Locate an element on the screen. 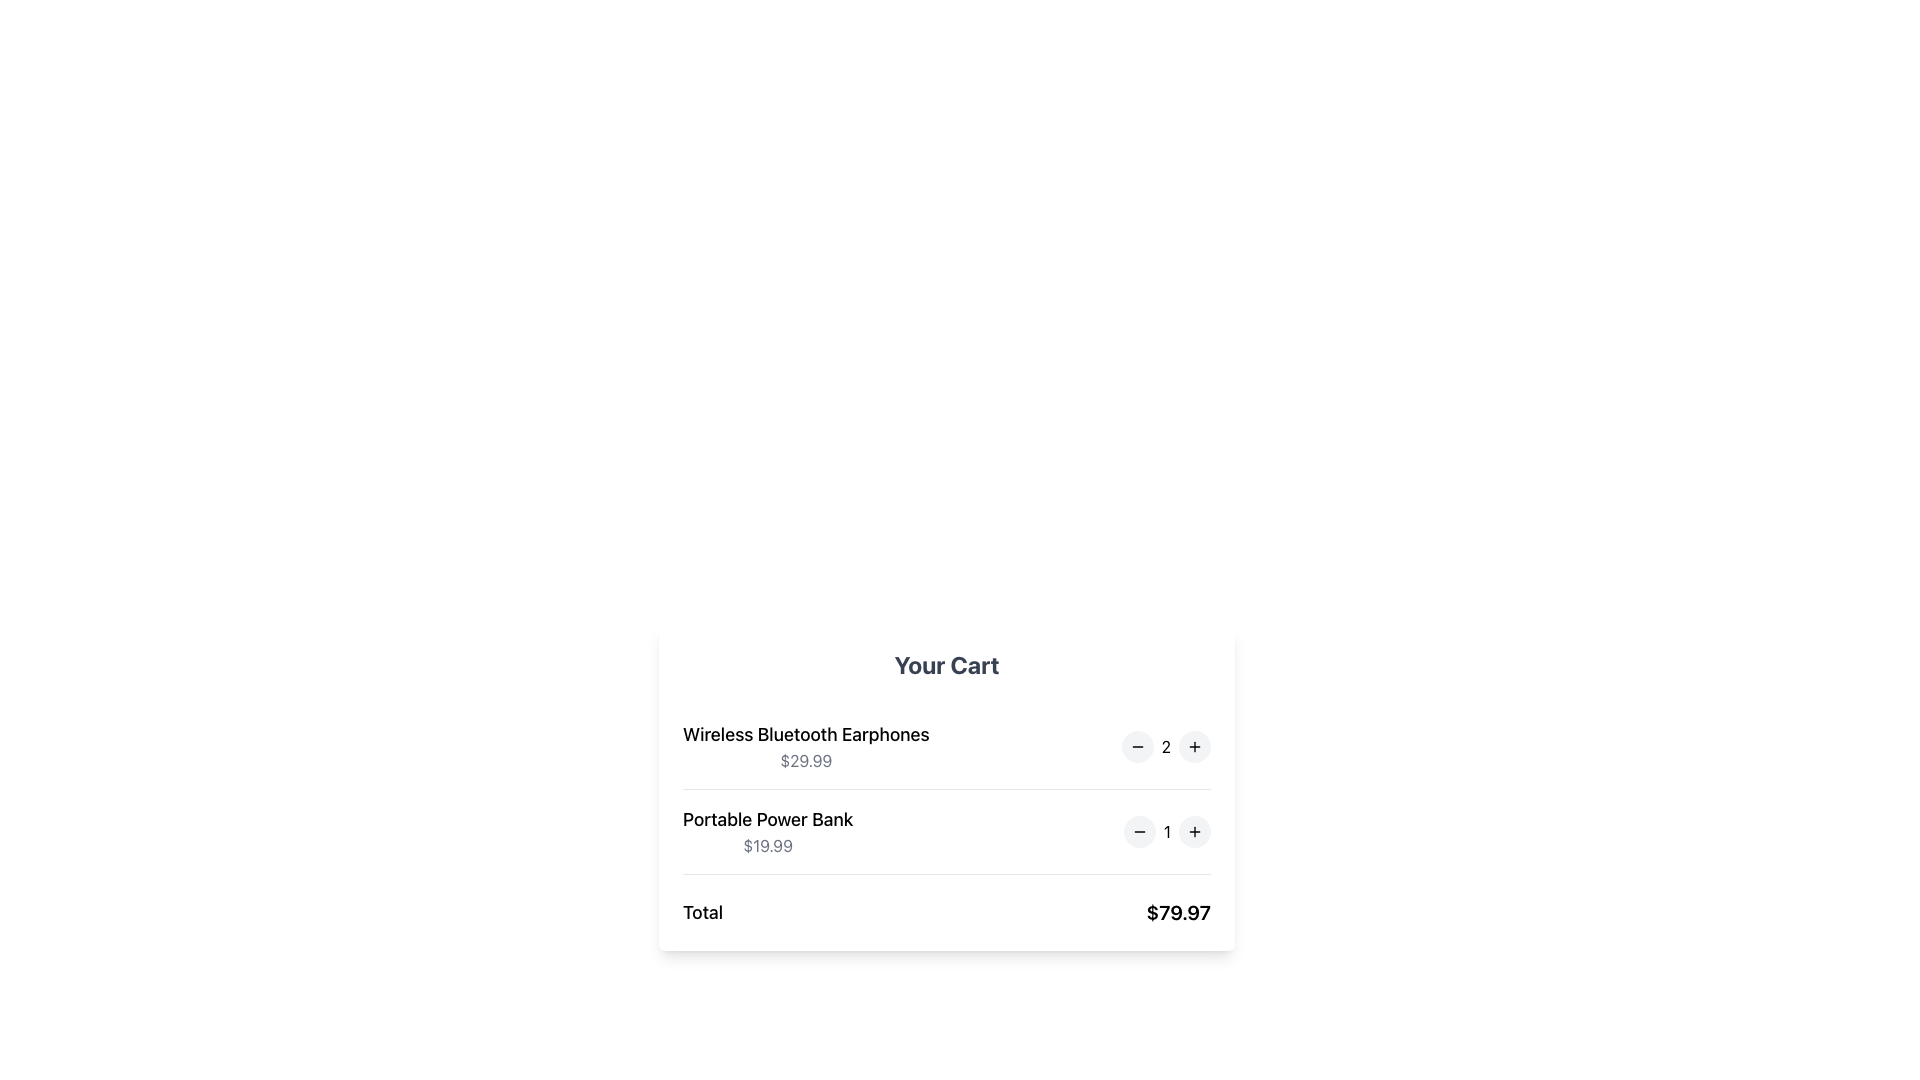  price of the 'Portable Power Bank' item located in the second row of the shopping cart, priced at $19.99 is located at coordinates (945, 832).